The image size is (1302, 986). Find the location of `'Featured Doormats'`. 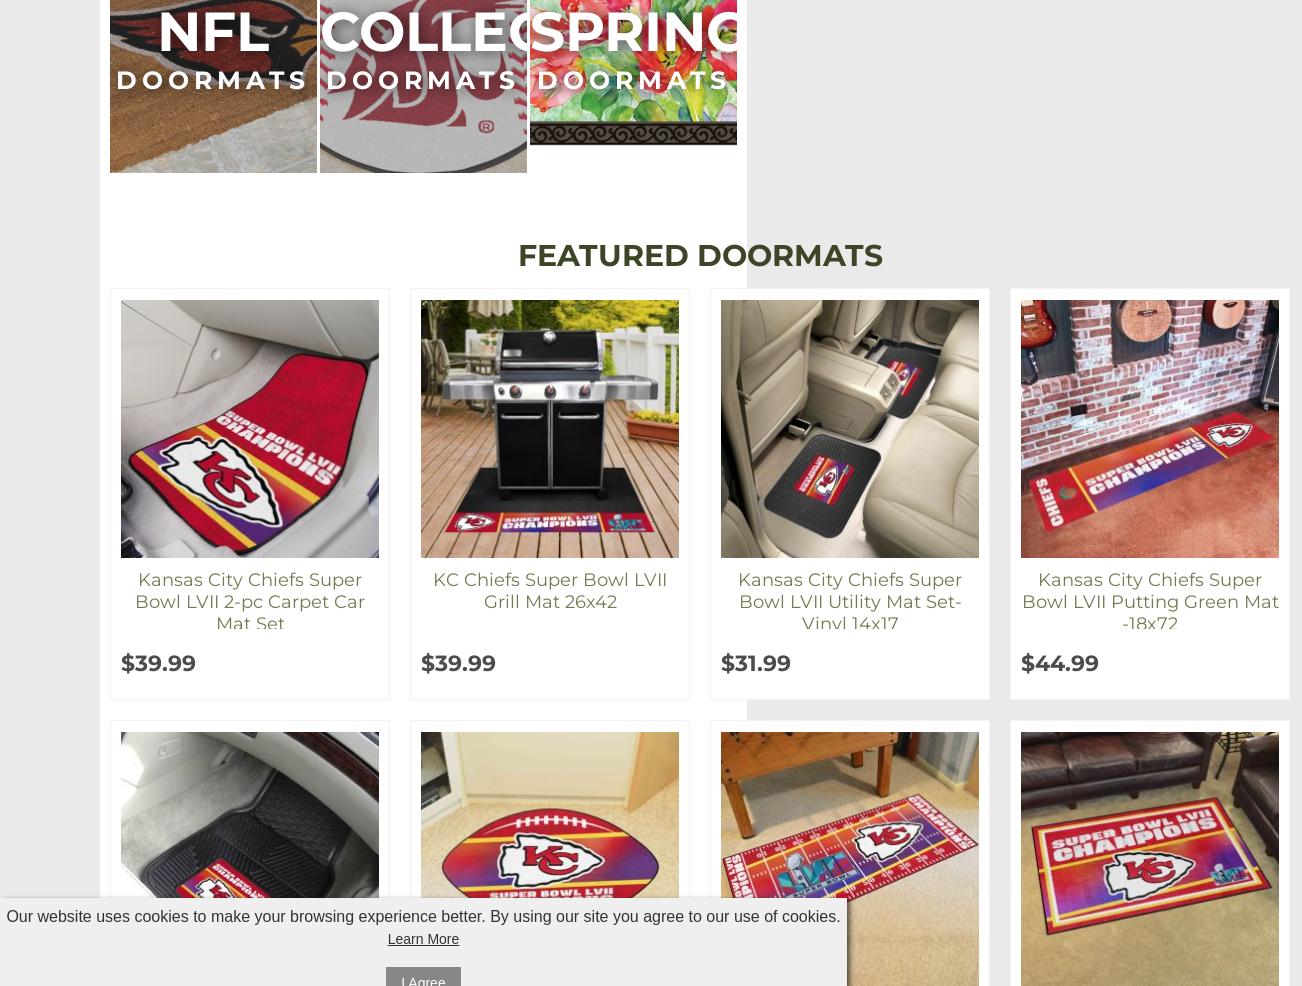

'Featured Doormats' is located at coordinates (699, 255).